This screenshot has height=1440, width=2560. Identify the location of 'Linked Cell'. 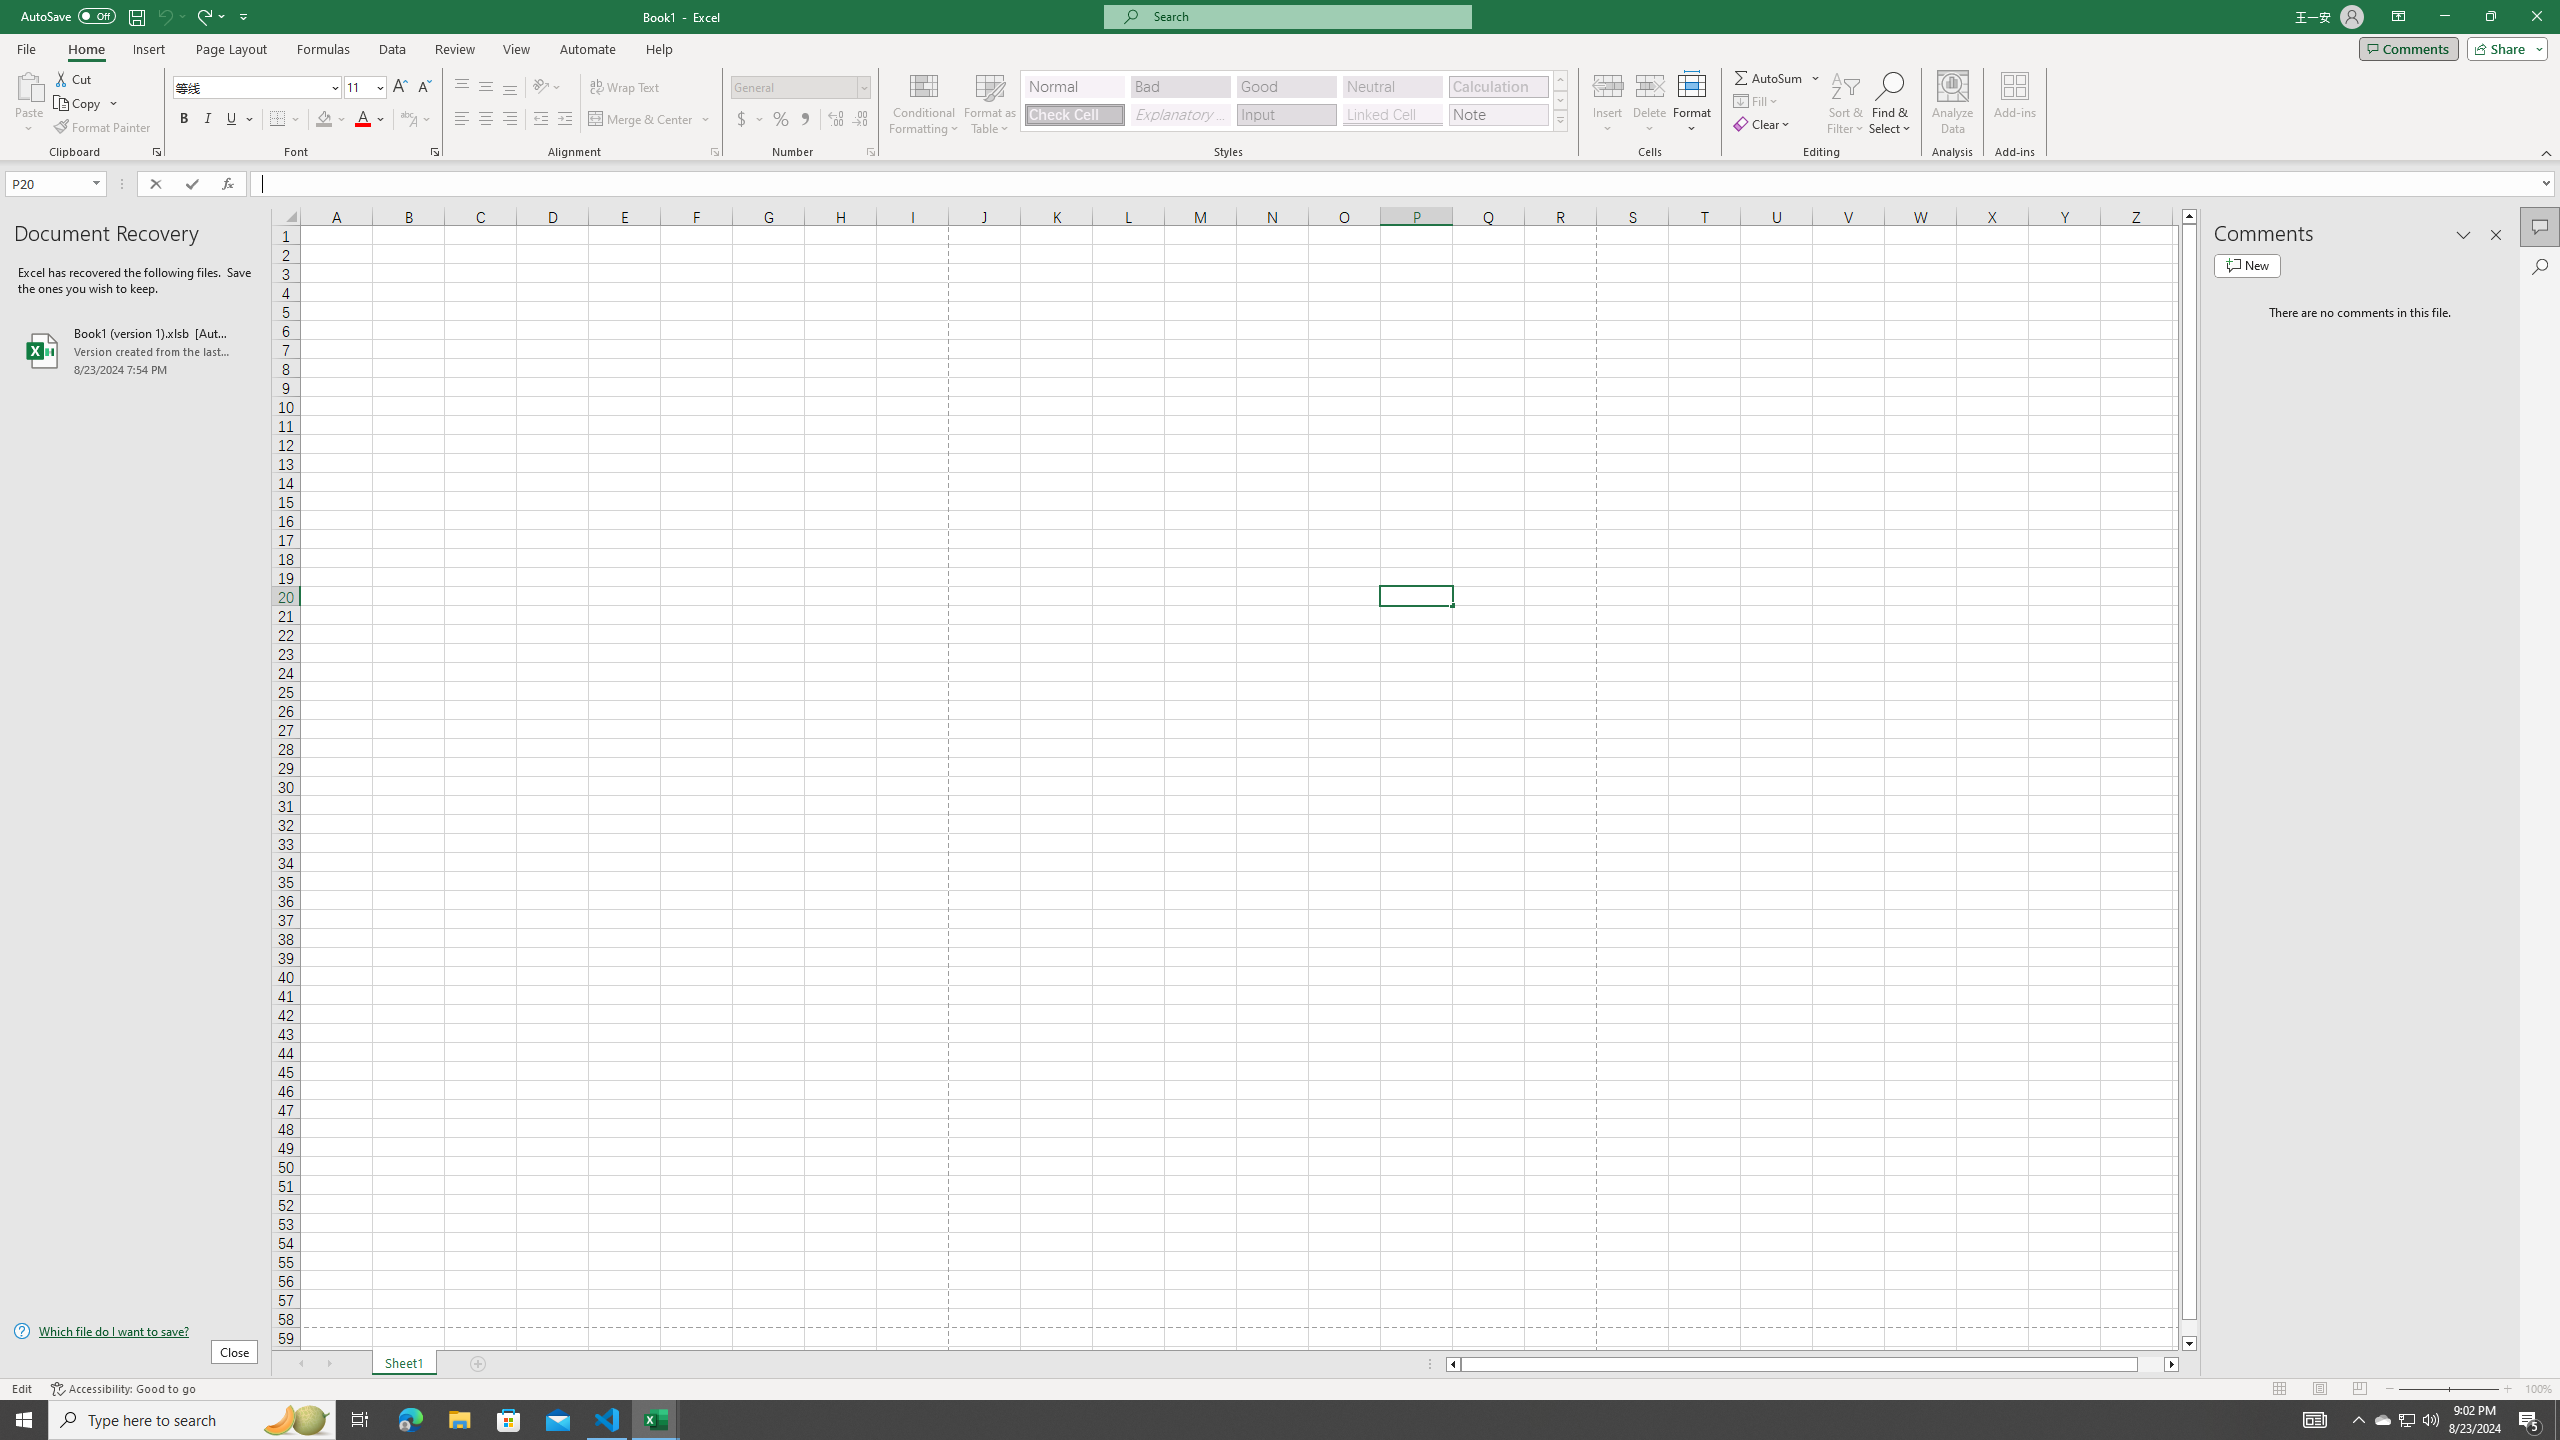
(1391, 114).